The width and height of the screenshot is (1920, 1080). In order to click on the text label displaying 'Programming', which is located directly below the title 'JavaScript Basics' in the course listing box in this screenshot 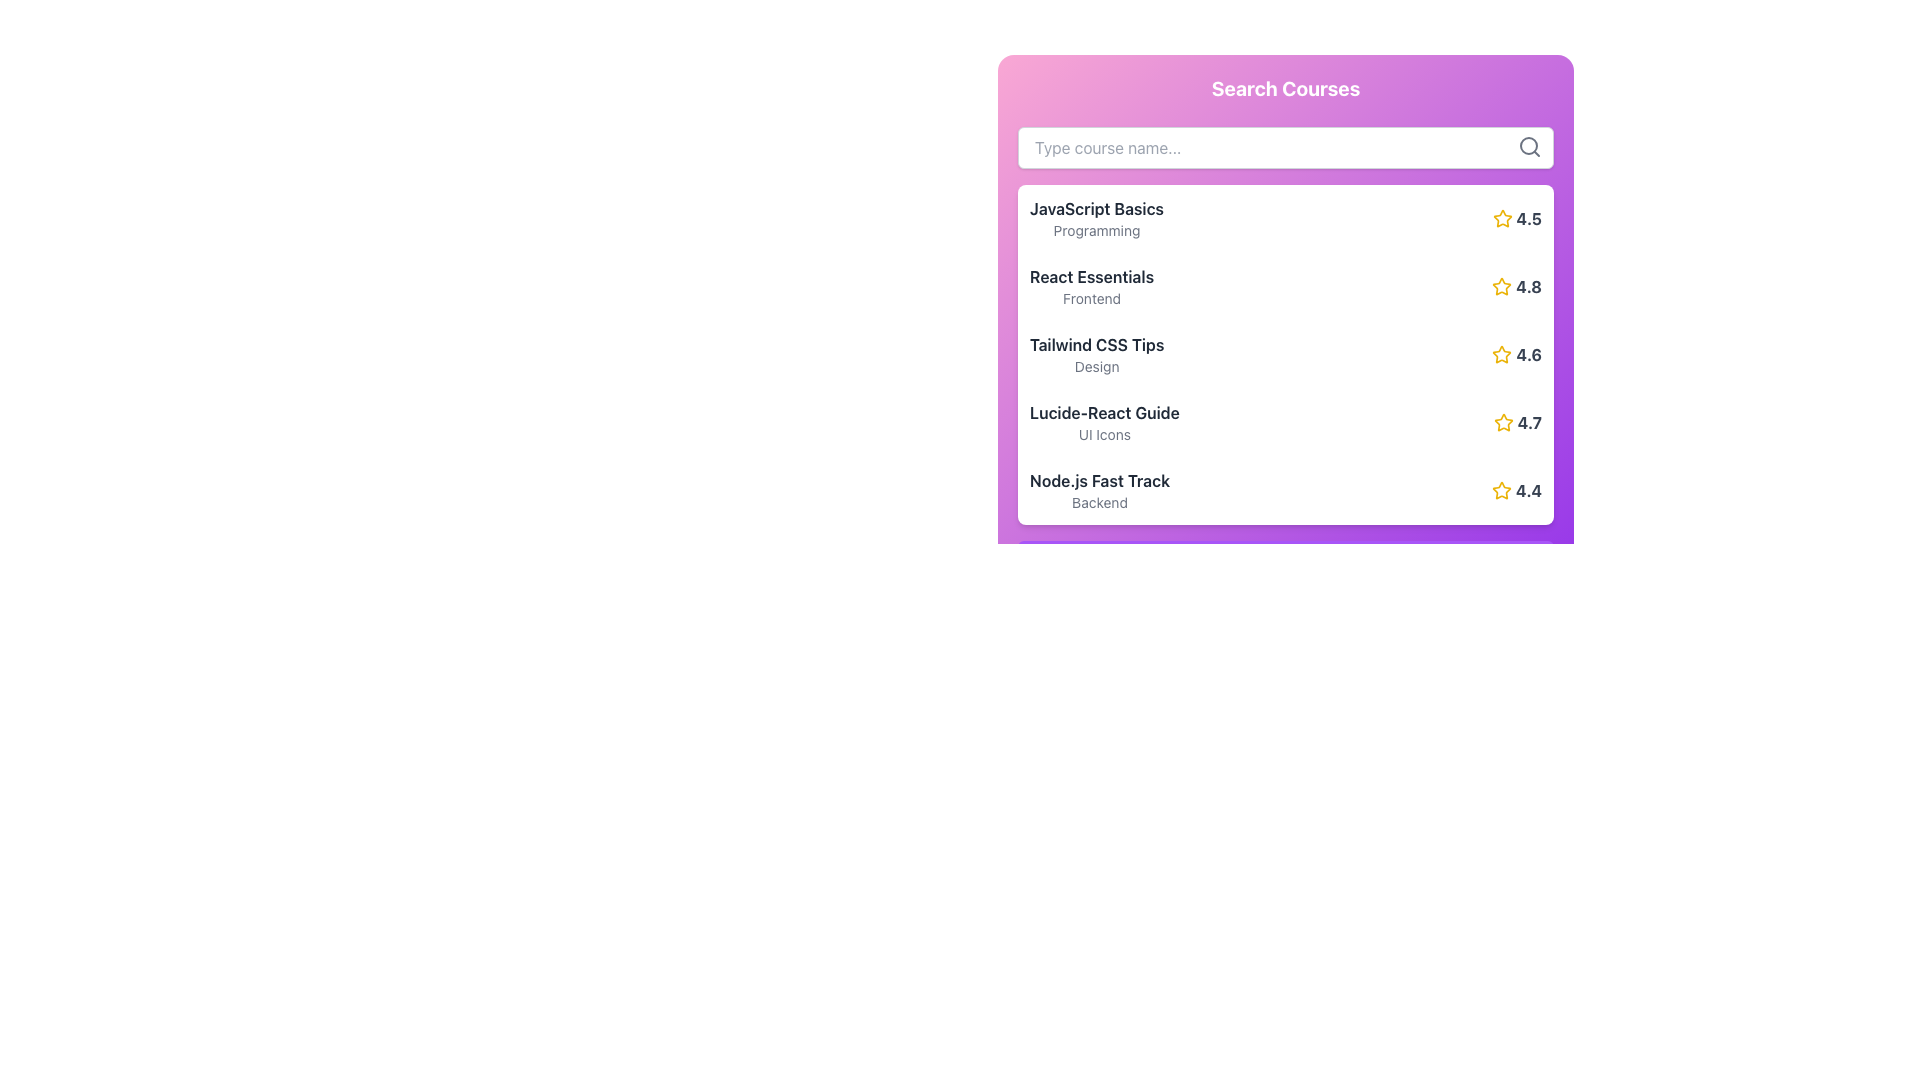, I will do `click(1096, 230)`.